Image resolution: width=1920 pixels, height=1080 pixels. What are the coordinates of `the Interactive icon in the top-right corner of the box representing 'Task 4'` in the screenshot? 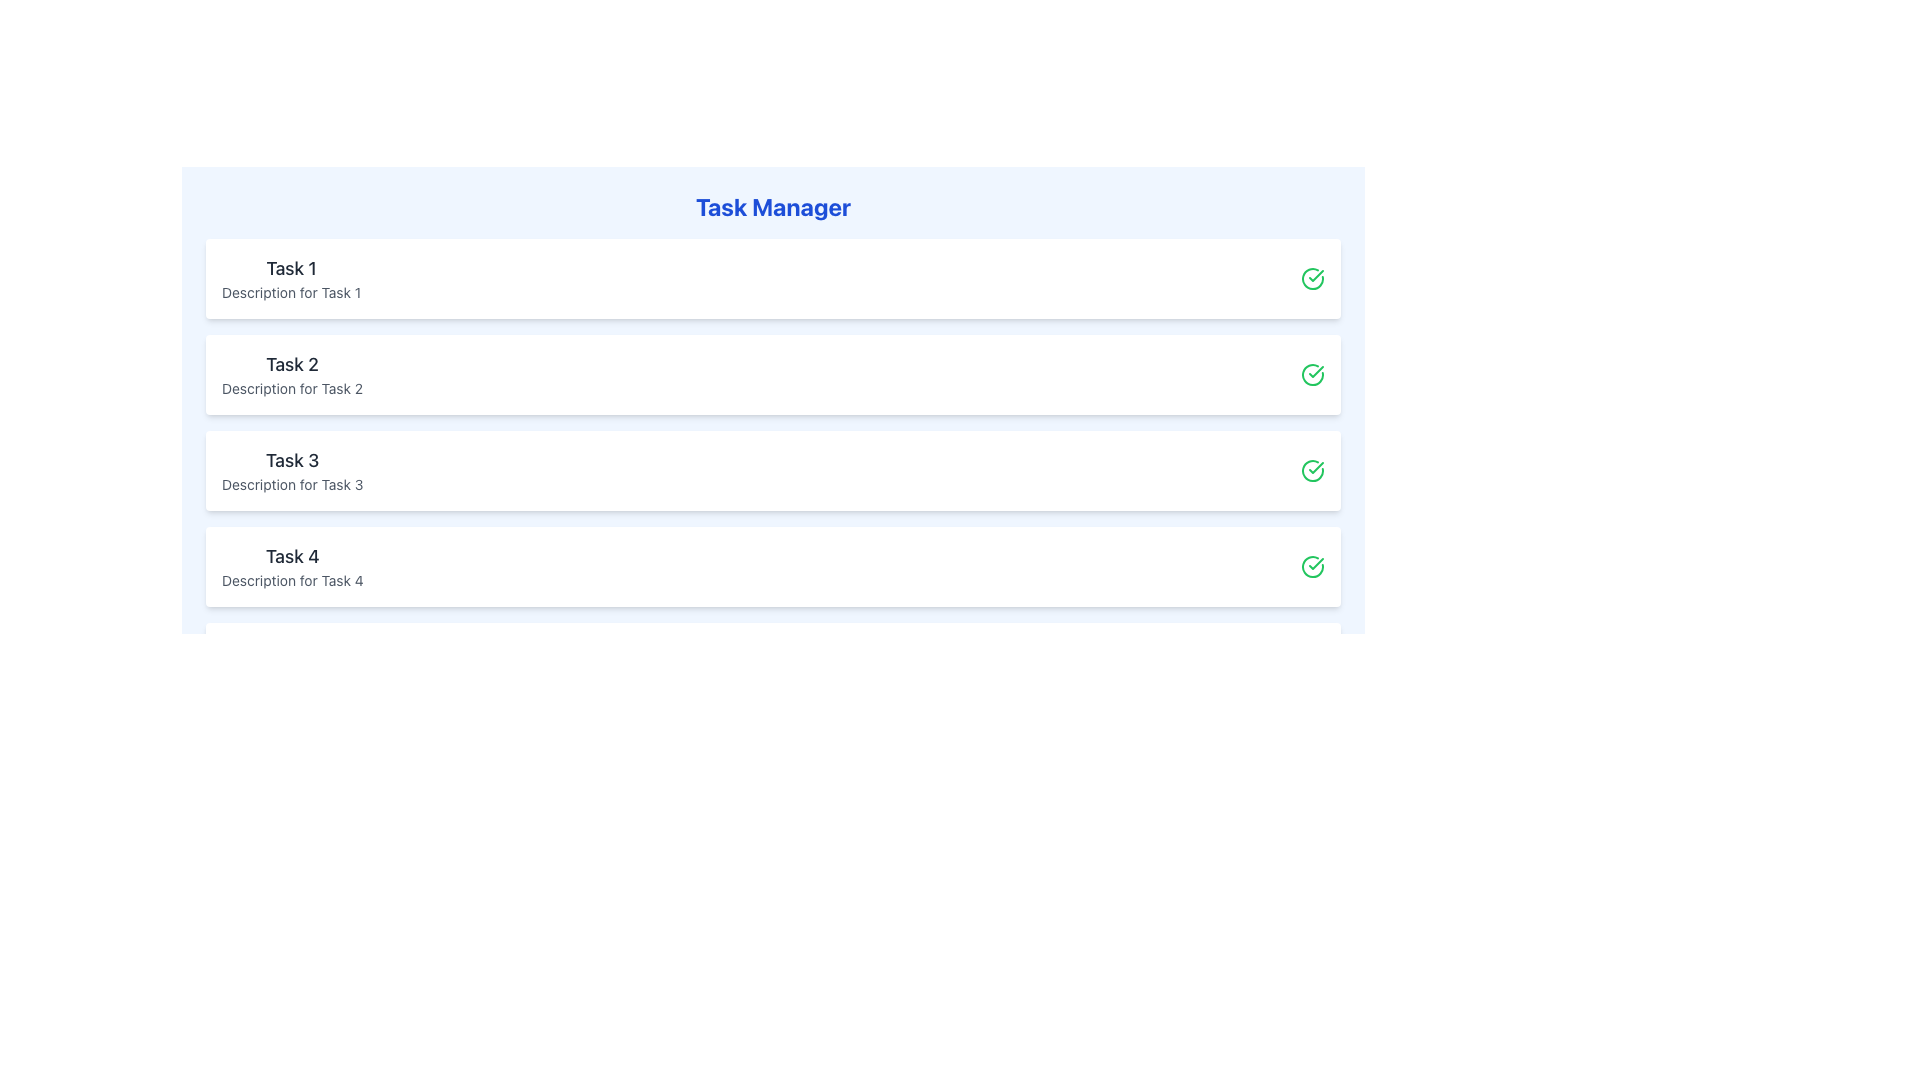 It's located at (1313, 567).